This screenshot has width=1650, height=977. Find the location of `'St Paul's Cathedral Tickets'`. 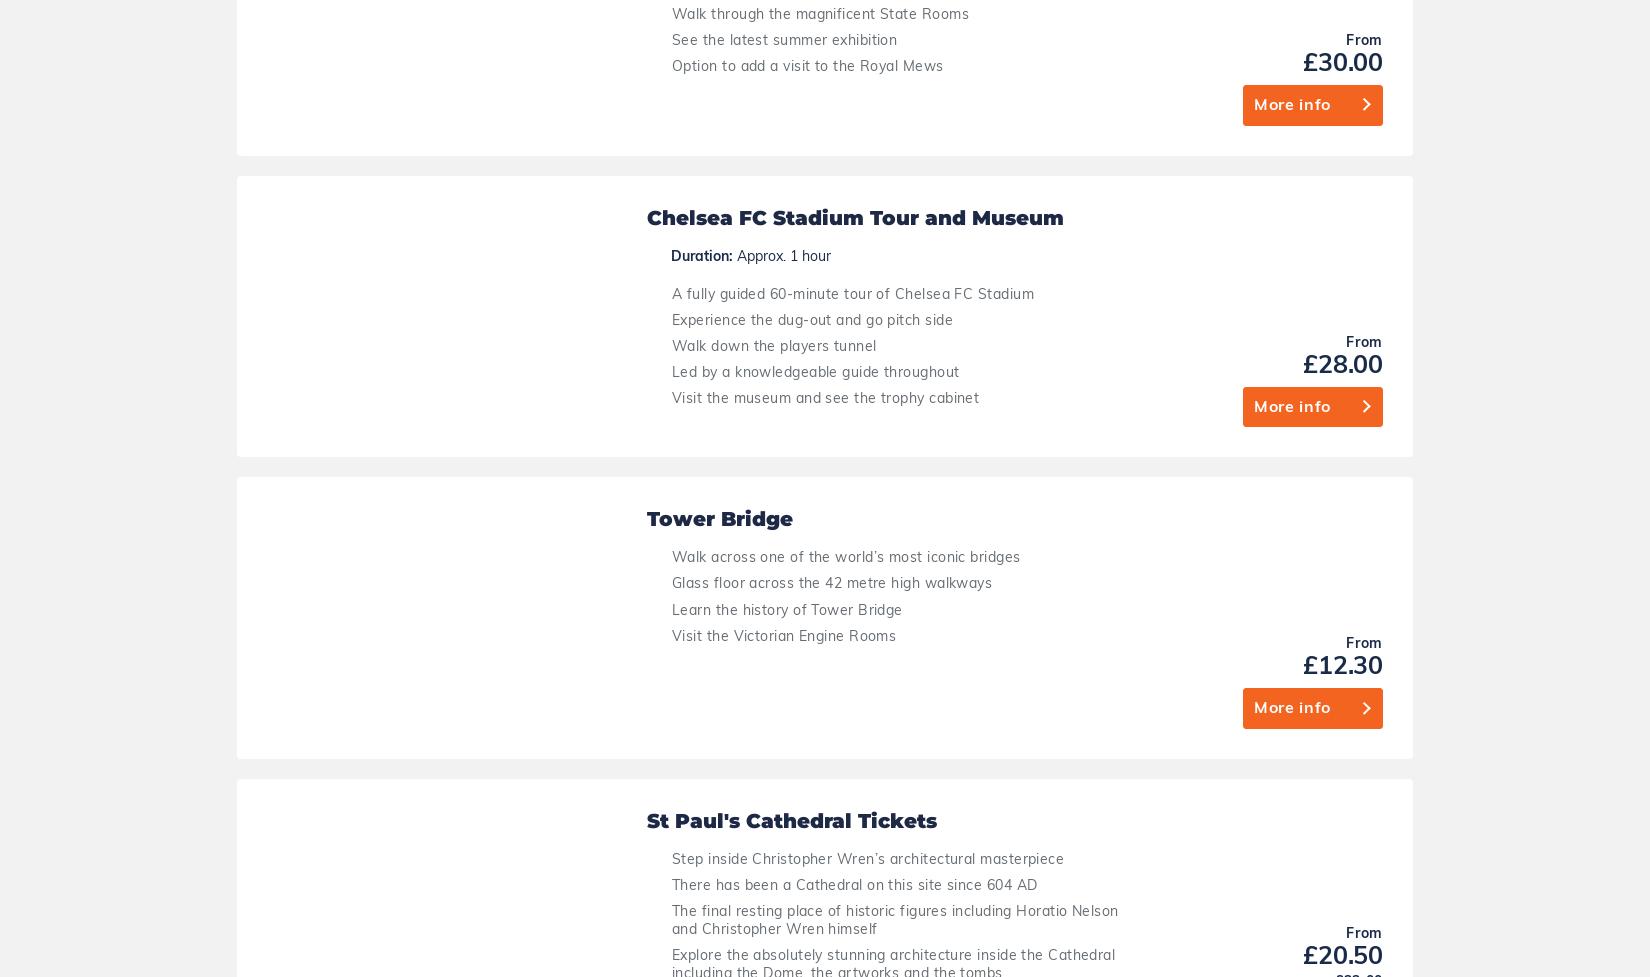

'St Paul's Cathedral Tickets' is located at coordinates (791, 97).